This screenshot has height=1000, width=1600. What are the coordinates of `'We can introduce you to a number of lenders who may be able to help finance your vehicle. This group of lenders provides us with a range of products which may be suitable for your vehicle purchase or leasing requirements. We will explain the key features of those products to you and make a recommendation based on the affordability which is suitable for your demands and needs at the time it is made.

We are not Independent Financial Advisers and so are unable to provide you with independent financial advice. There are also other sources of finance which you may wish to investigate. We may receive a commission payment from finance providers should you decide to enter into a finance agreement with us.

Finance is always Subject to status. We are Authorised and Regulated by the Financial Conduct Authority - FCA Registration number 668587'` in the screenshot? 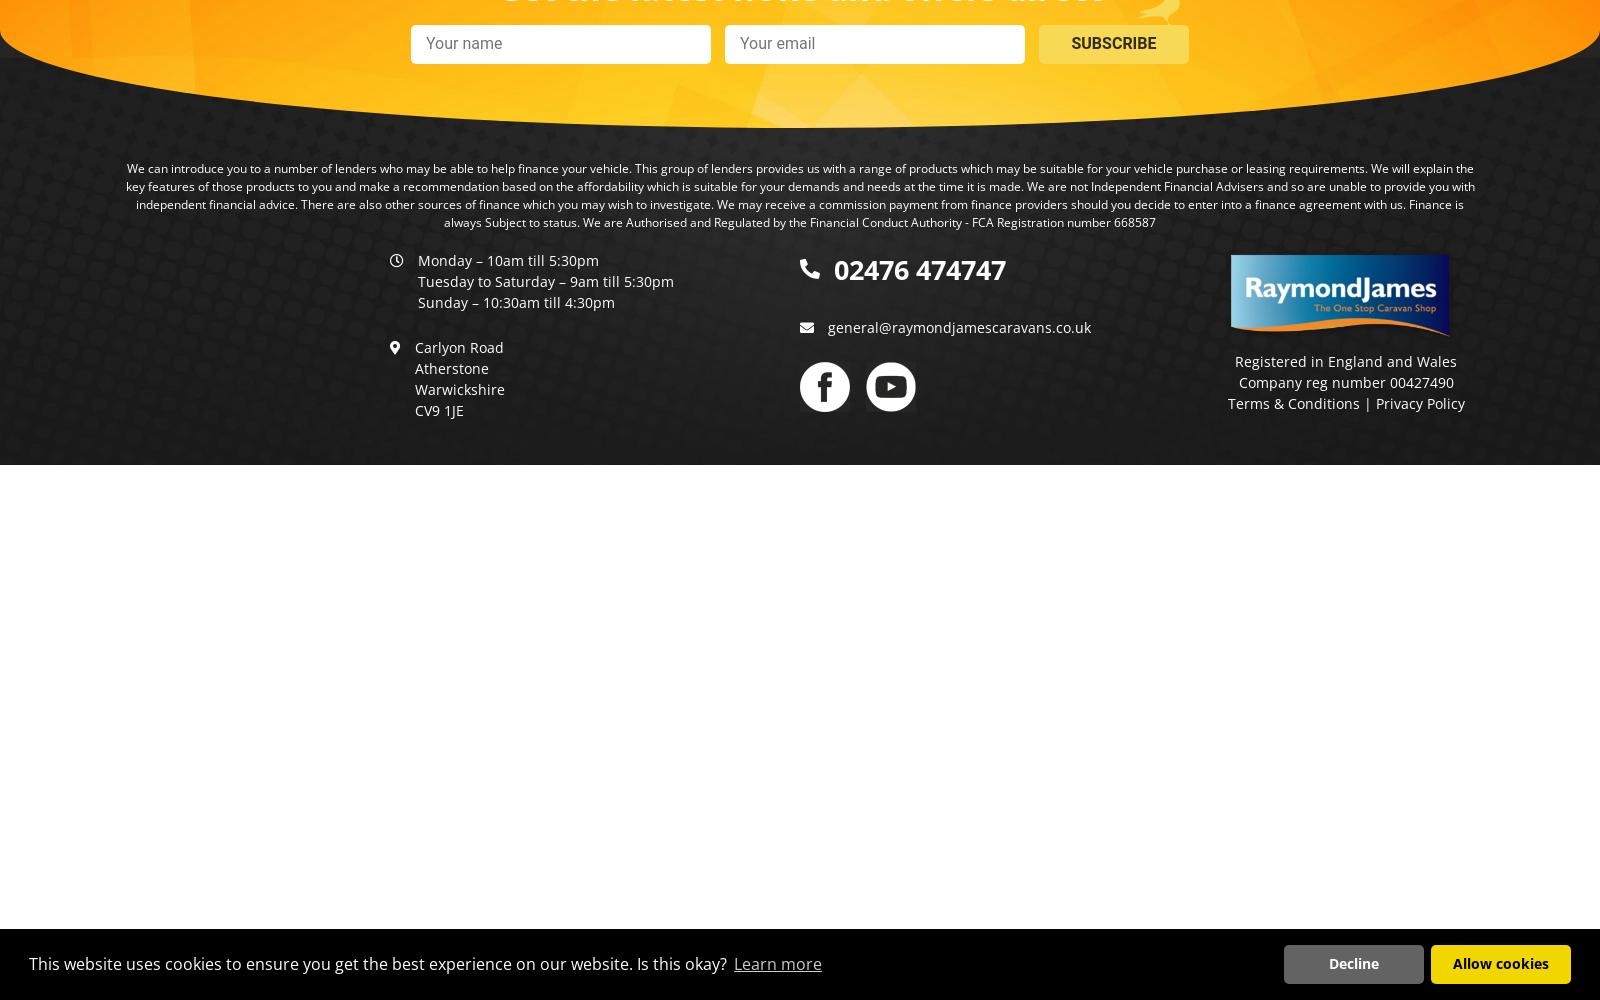 It's located at (123, 193).